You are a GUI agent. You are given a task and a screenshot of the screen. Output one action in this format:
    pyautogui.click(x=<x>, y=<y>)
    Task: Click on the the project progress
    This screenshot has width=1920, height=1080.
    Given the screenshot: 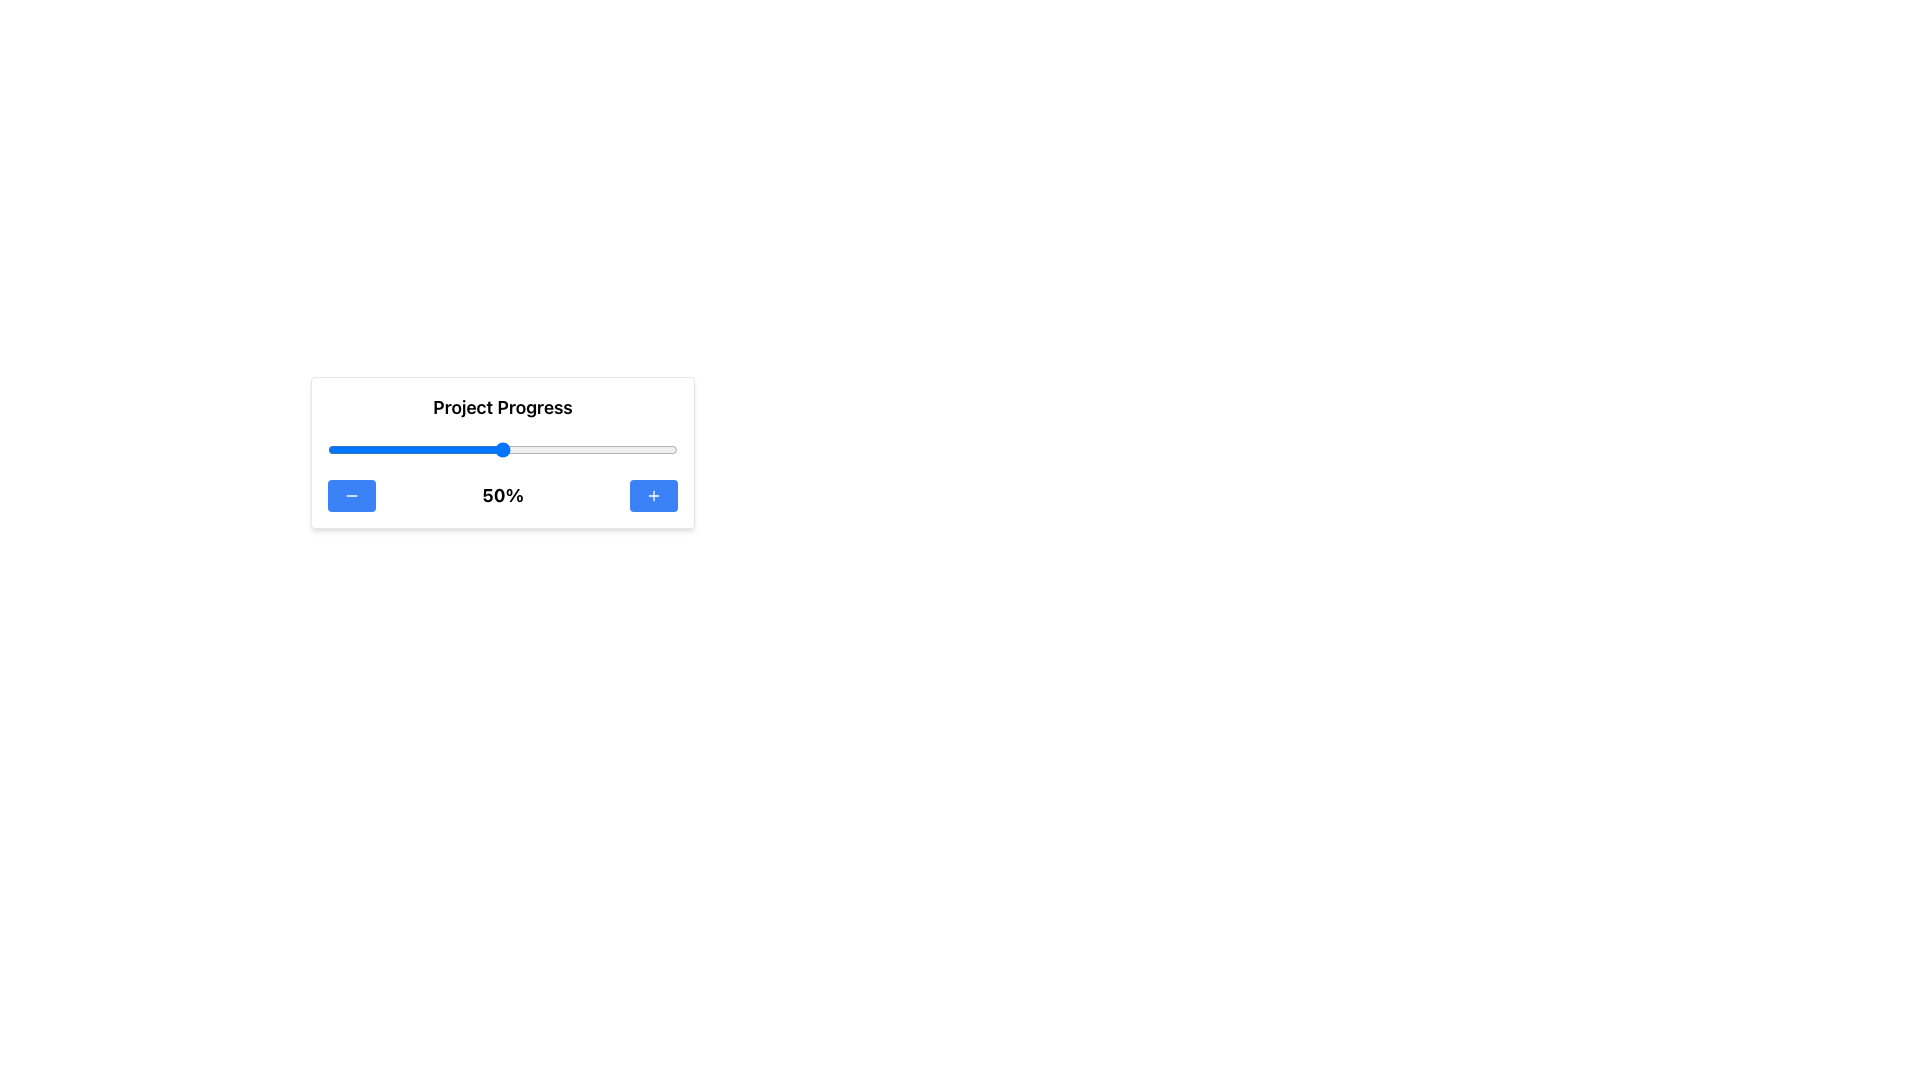 What is the action you would take?
    pyautogui.click(x=456, y=450)
    